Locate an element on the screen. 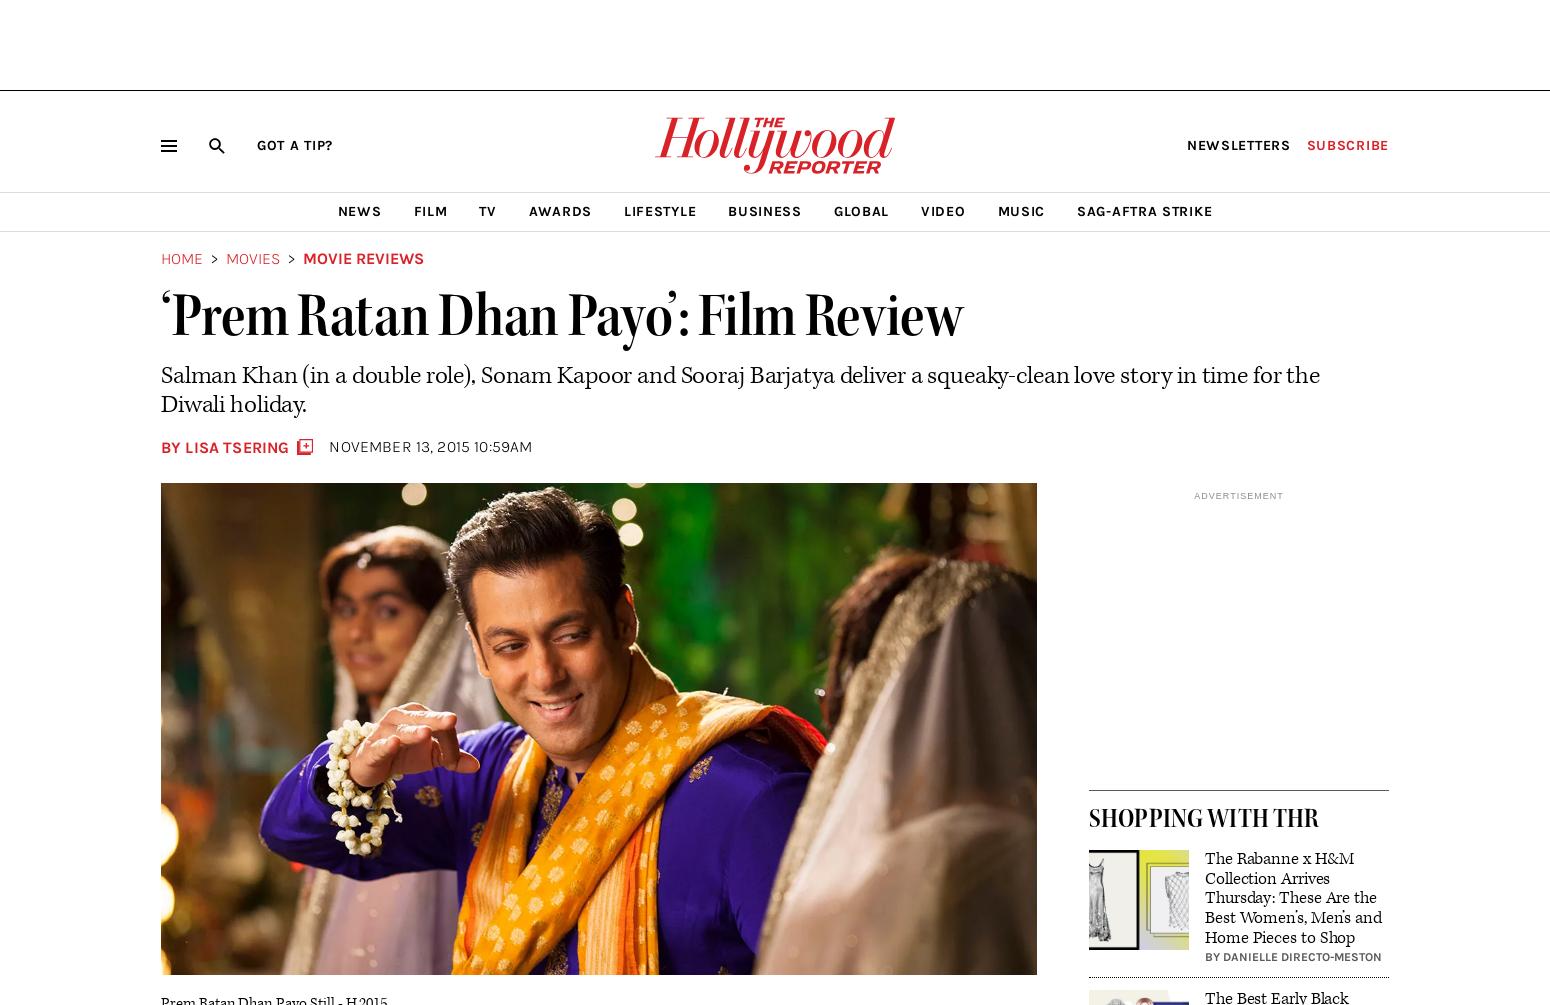 The width and height of the screenshot is (1550, 1005). '‘Tainted’ (‘Kalank’): Film Review' is located at coordinates (303, 551).